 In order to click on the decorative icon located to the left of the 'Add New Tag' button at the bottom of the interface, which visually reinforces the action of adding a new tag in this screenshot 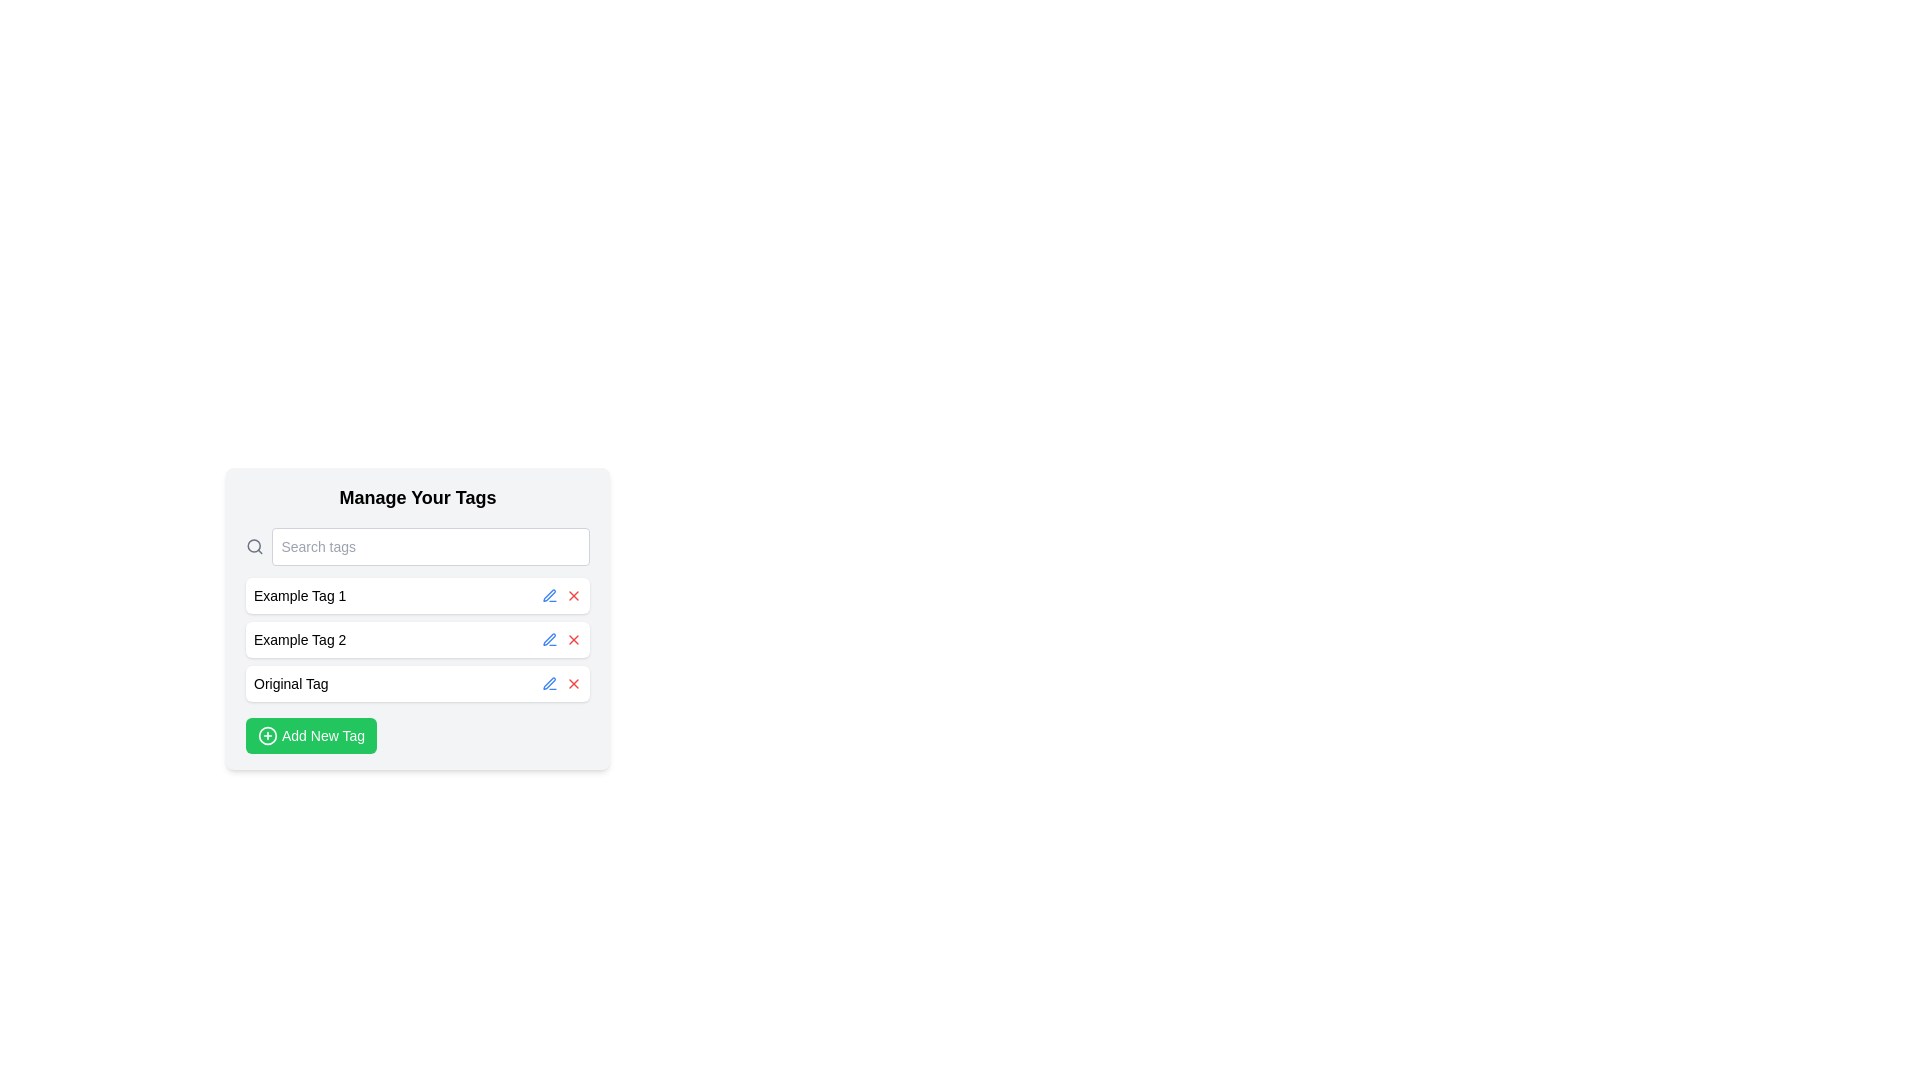, I will do `click(267, 736)`.